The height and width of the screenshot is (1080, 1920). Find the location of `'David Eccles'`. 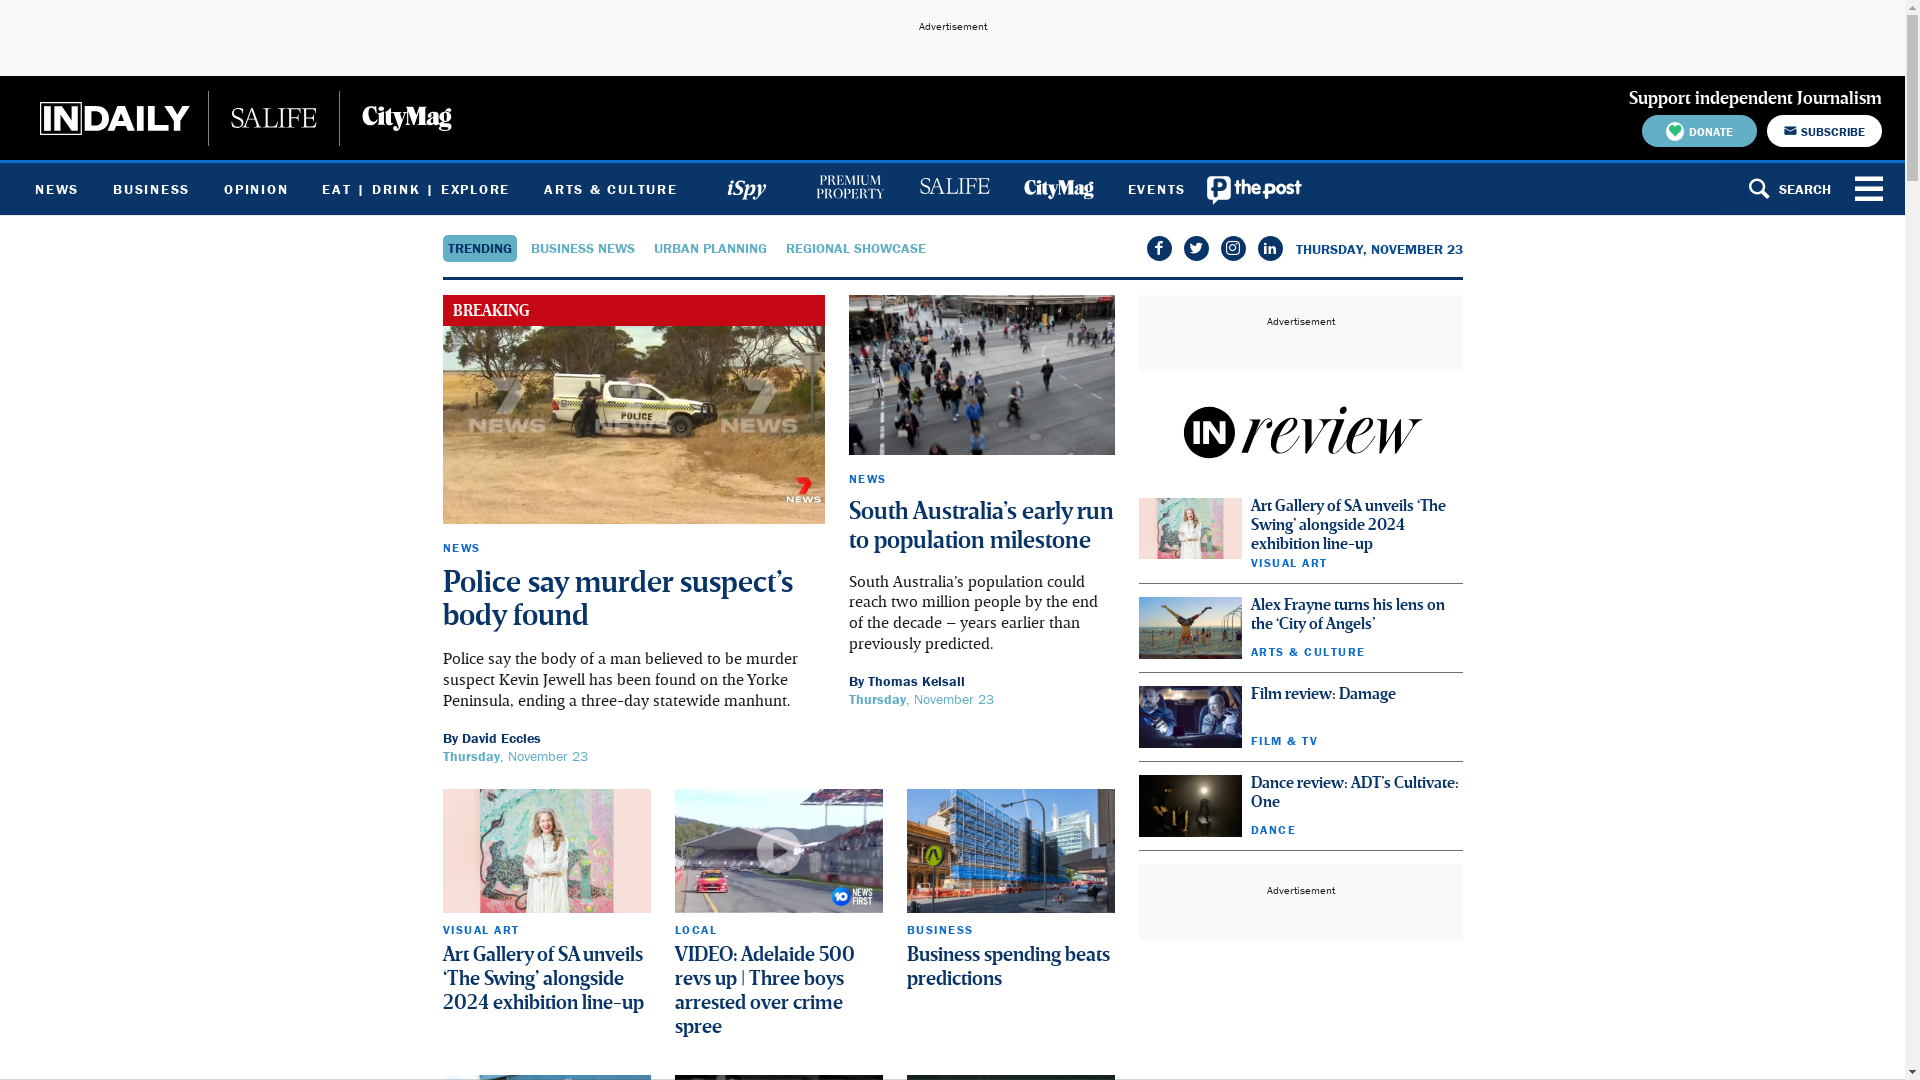

'David Eccles' is located at coordinates (460, 737).